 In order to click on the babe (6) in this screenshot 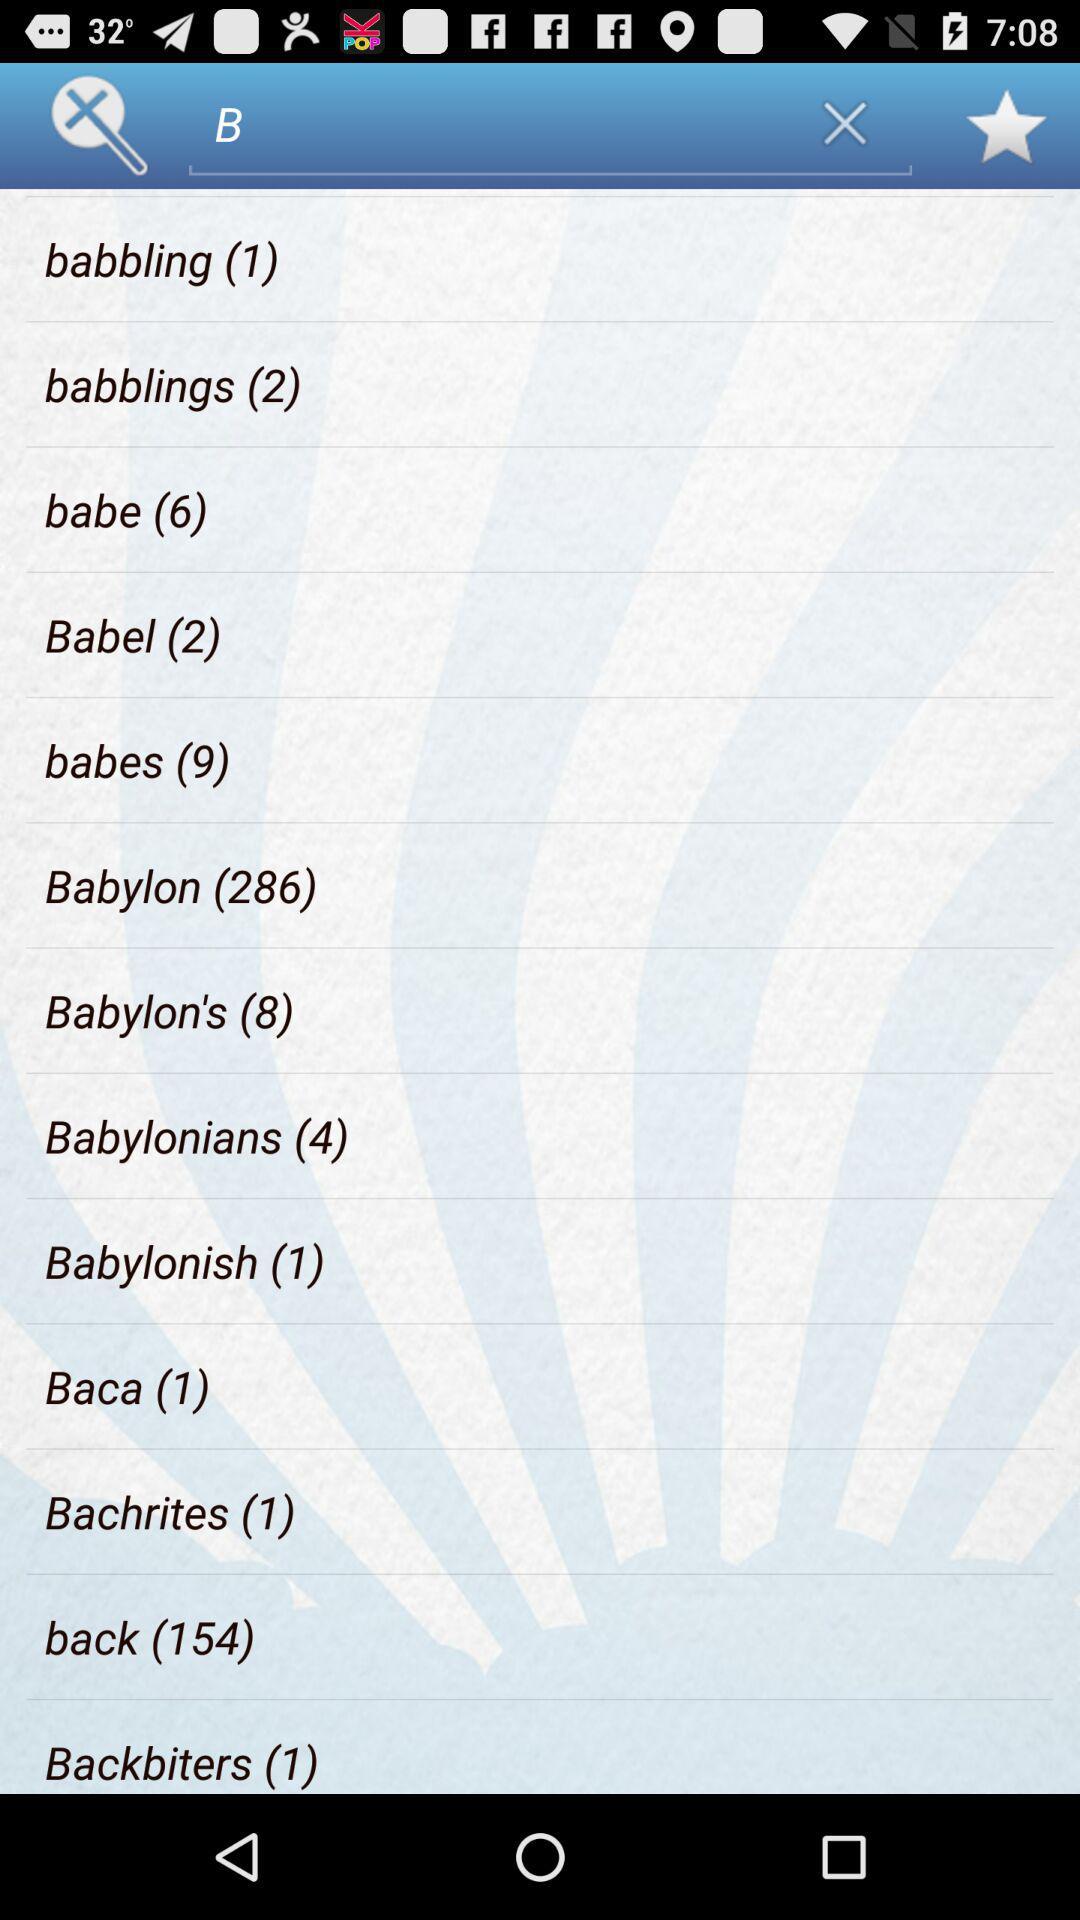, I will do `click(126, 509)`.